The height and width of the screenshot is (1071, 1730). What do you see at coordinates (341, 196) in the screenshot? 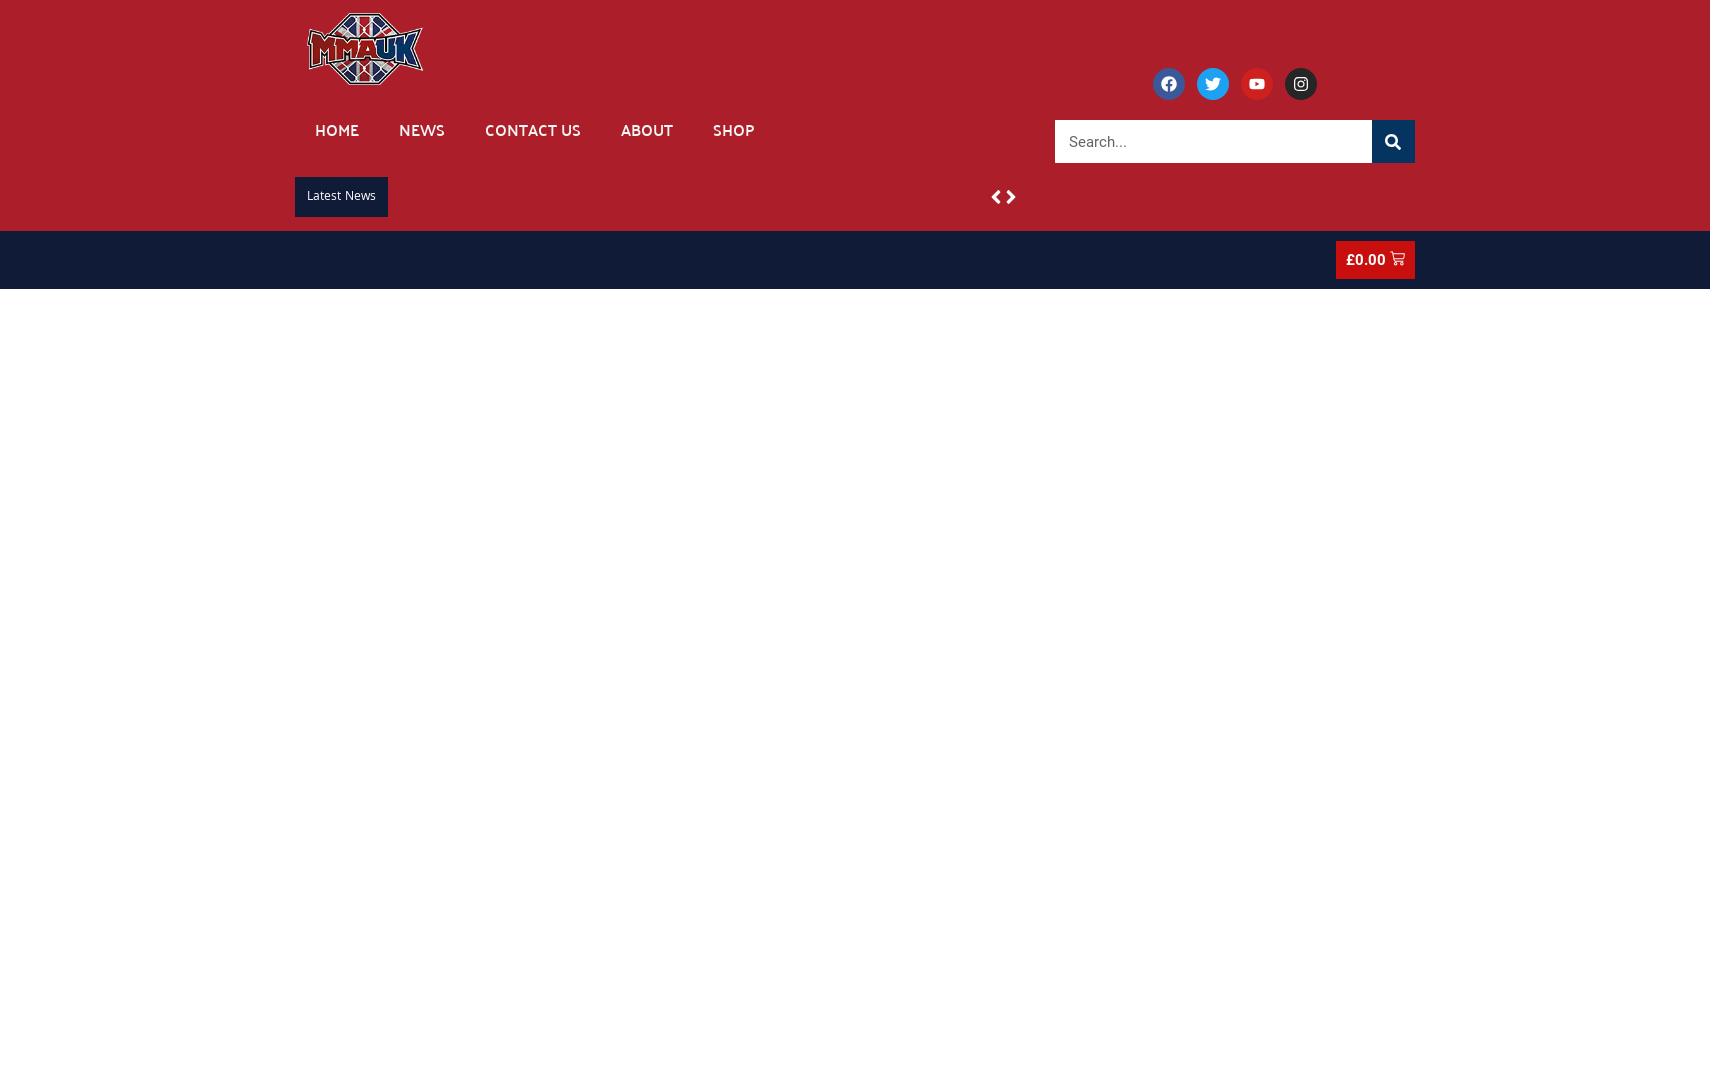
I see `'Latest News'` at bounding box center [341, 196].